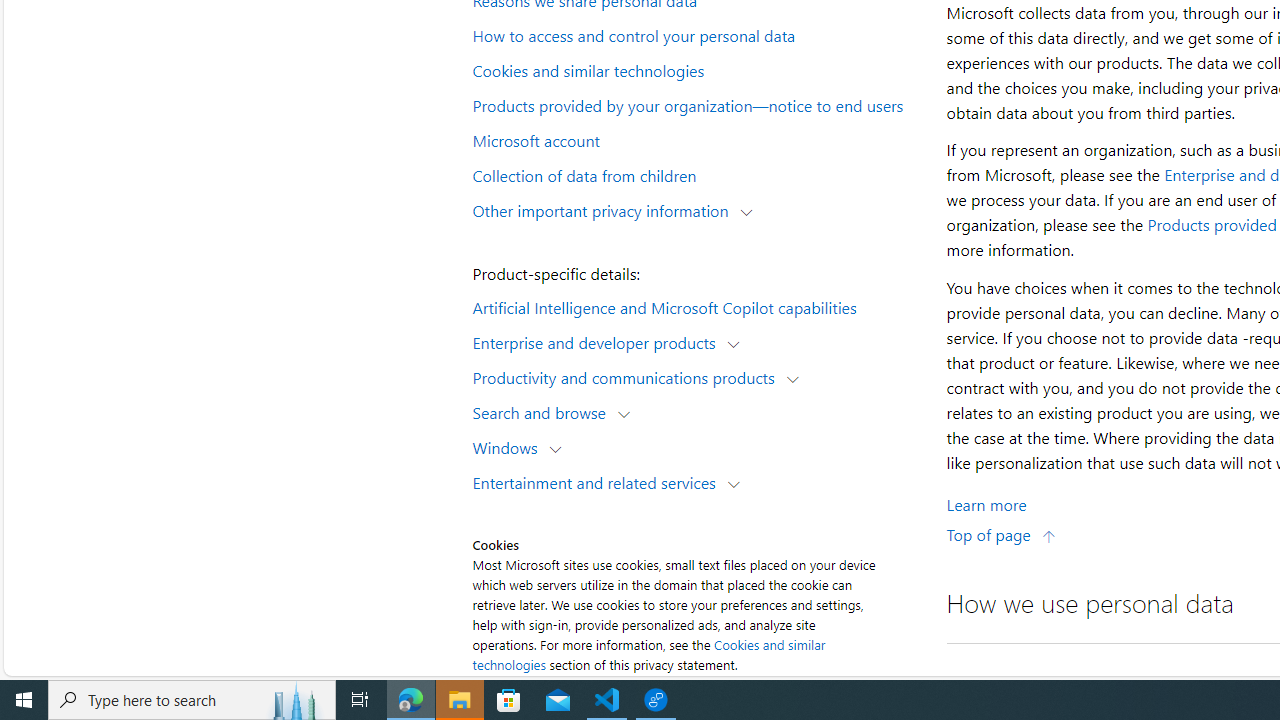 The width and height of the screenshot is (1280, 720). Describe the element at coordinates (604, 209) in the screenshot. I see `'Other important privacy information'` at that location.